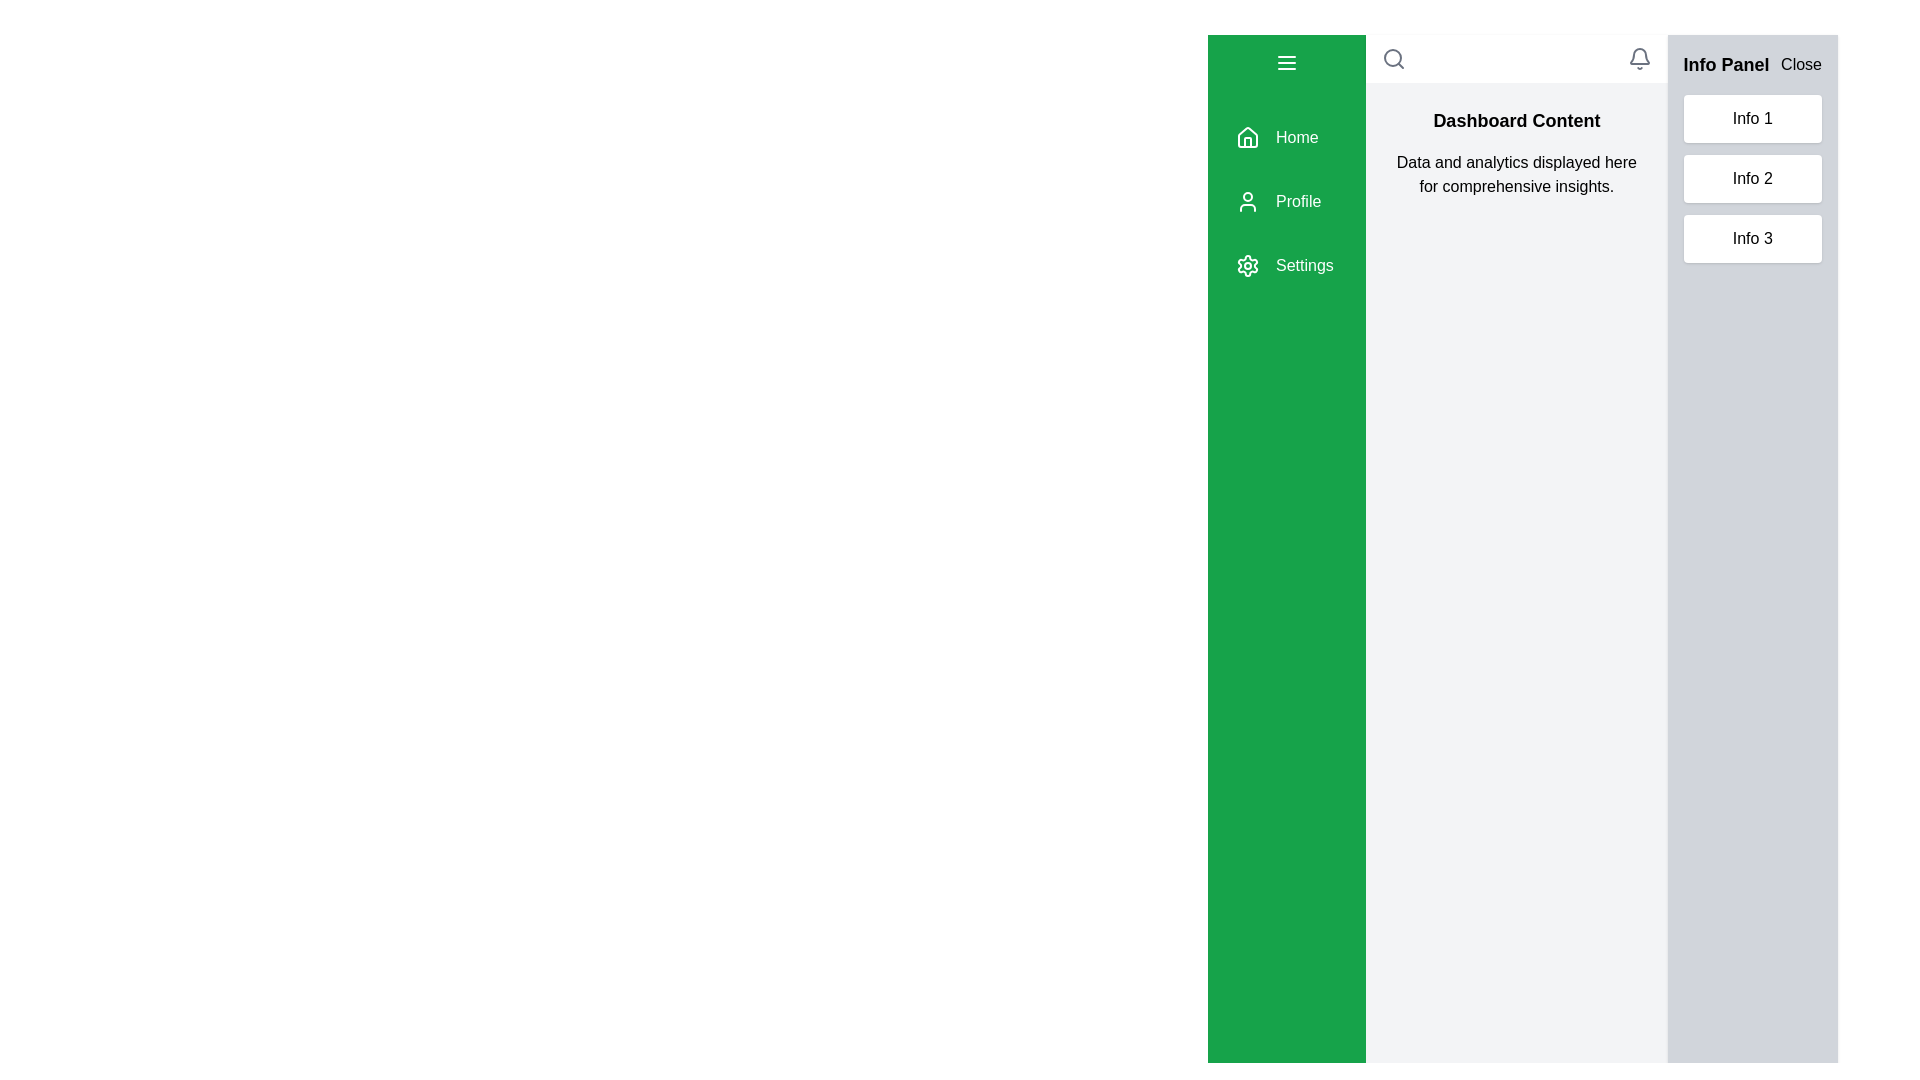  Describe the element at coordinates (1247, 136) in the screenshot. I see `the 'Home' menu item icon located at the top of the vertical toolbar on the far left of the application interface` at that location.